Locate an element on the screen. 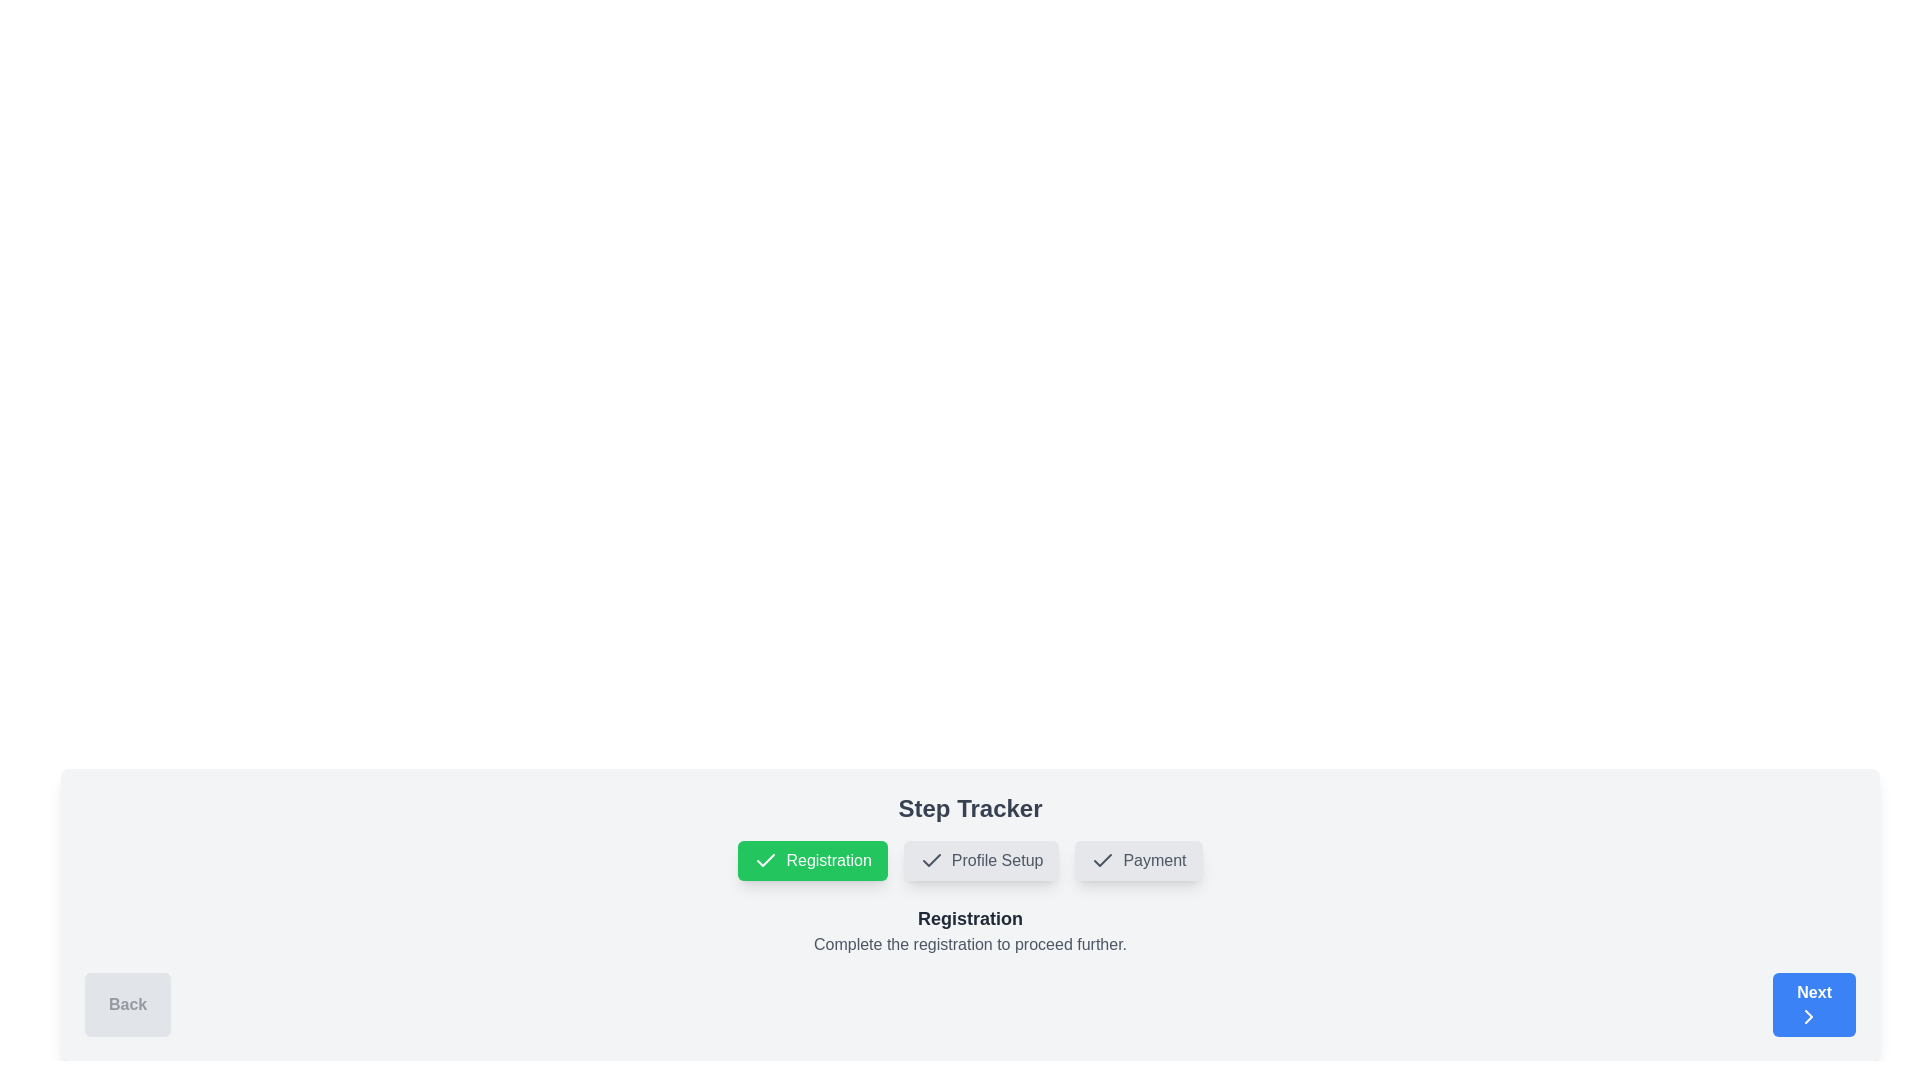 The image size is (1920, 1080). the clean, minimal check icon in the 'Profile Setup' section of the step tracker interface, which is located to the left of the 'Profile Setup' text and to the right of the 'Registration' step indicator is located at coordinates (930, 859).